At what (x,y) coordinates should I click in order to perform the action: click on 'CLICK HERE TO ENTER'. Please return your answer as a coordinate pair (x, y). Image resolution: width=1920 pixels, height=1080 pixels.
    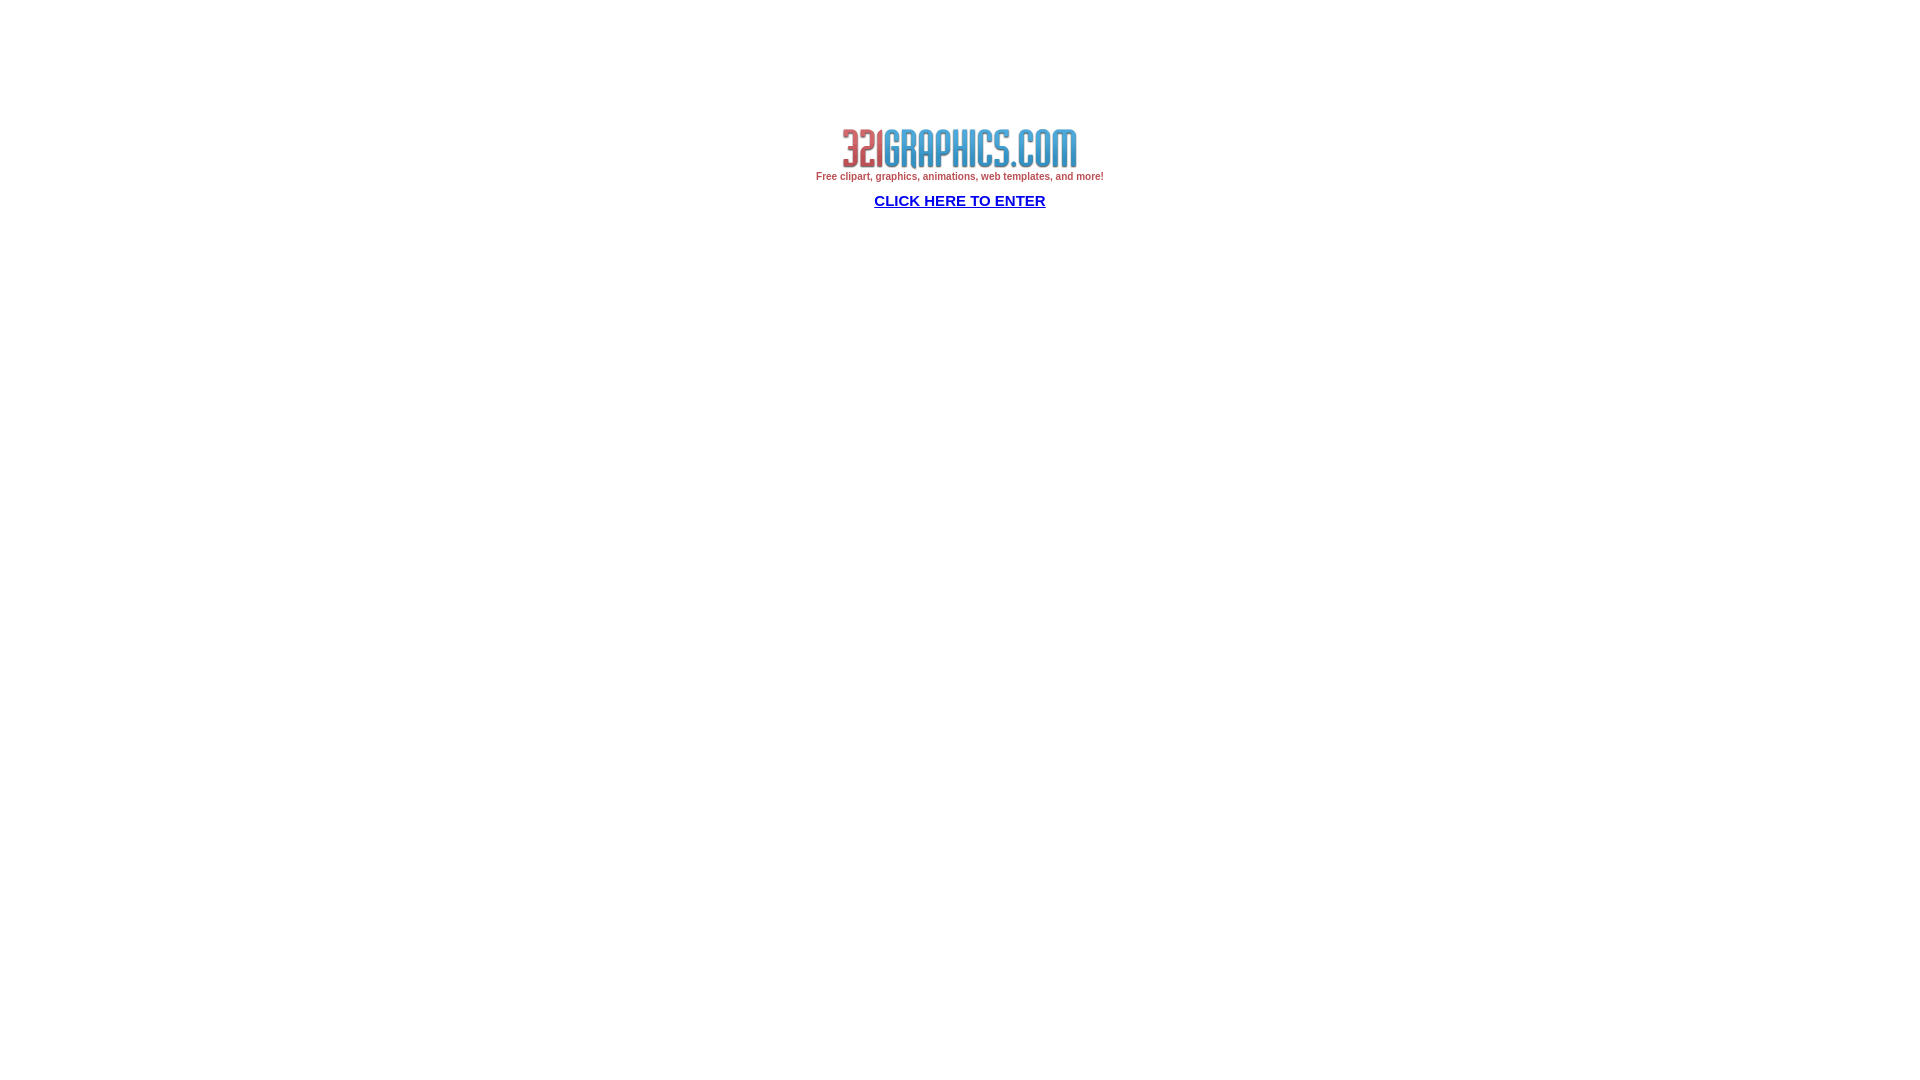
    Looking at the image, I should click on (958, 200).